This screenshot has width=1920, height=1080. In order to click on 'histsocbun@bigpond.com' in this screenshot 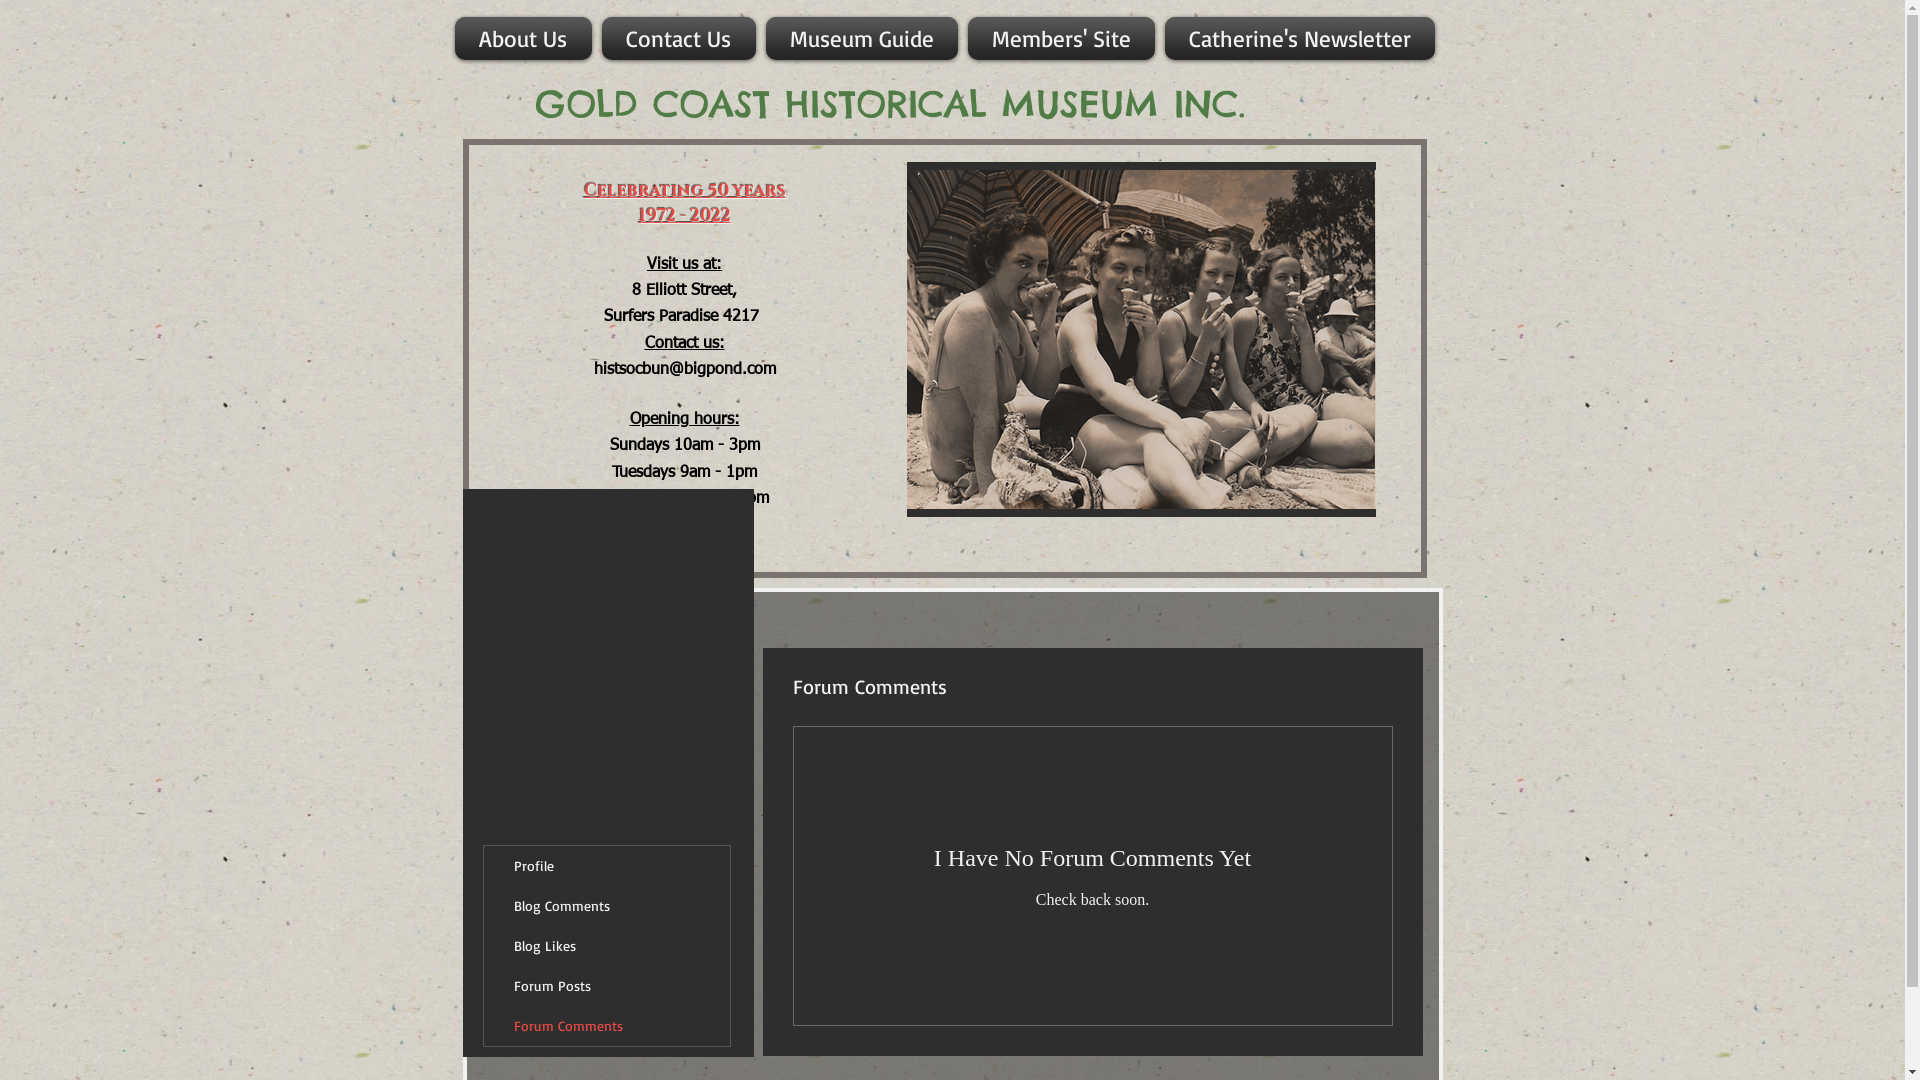, I will do `click(685, 370)`.